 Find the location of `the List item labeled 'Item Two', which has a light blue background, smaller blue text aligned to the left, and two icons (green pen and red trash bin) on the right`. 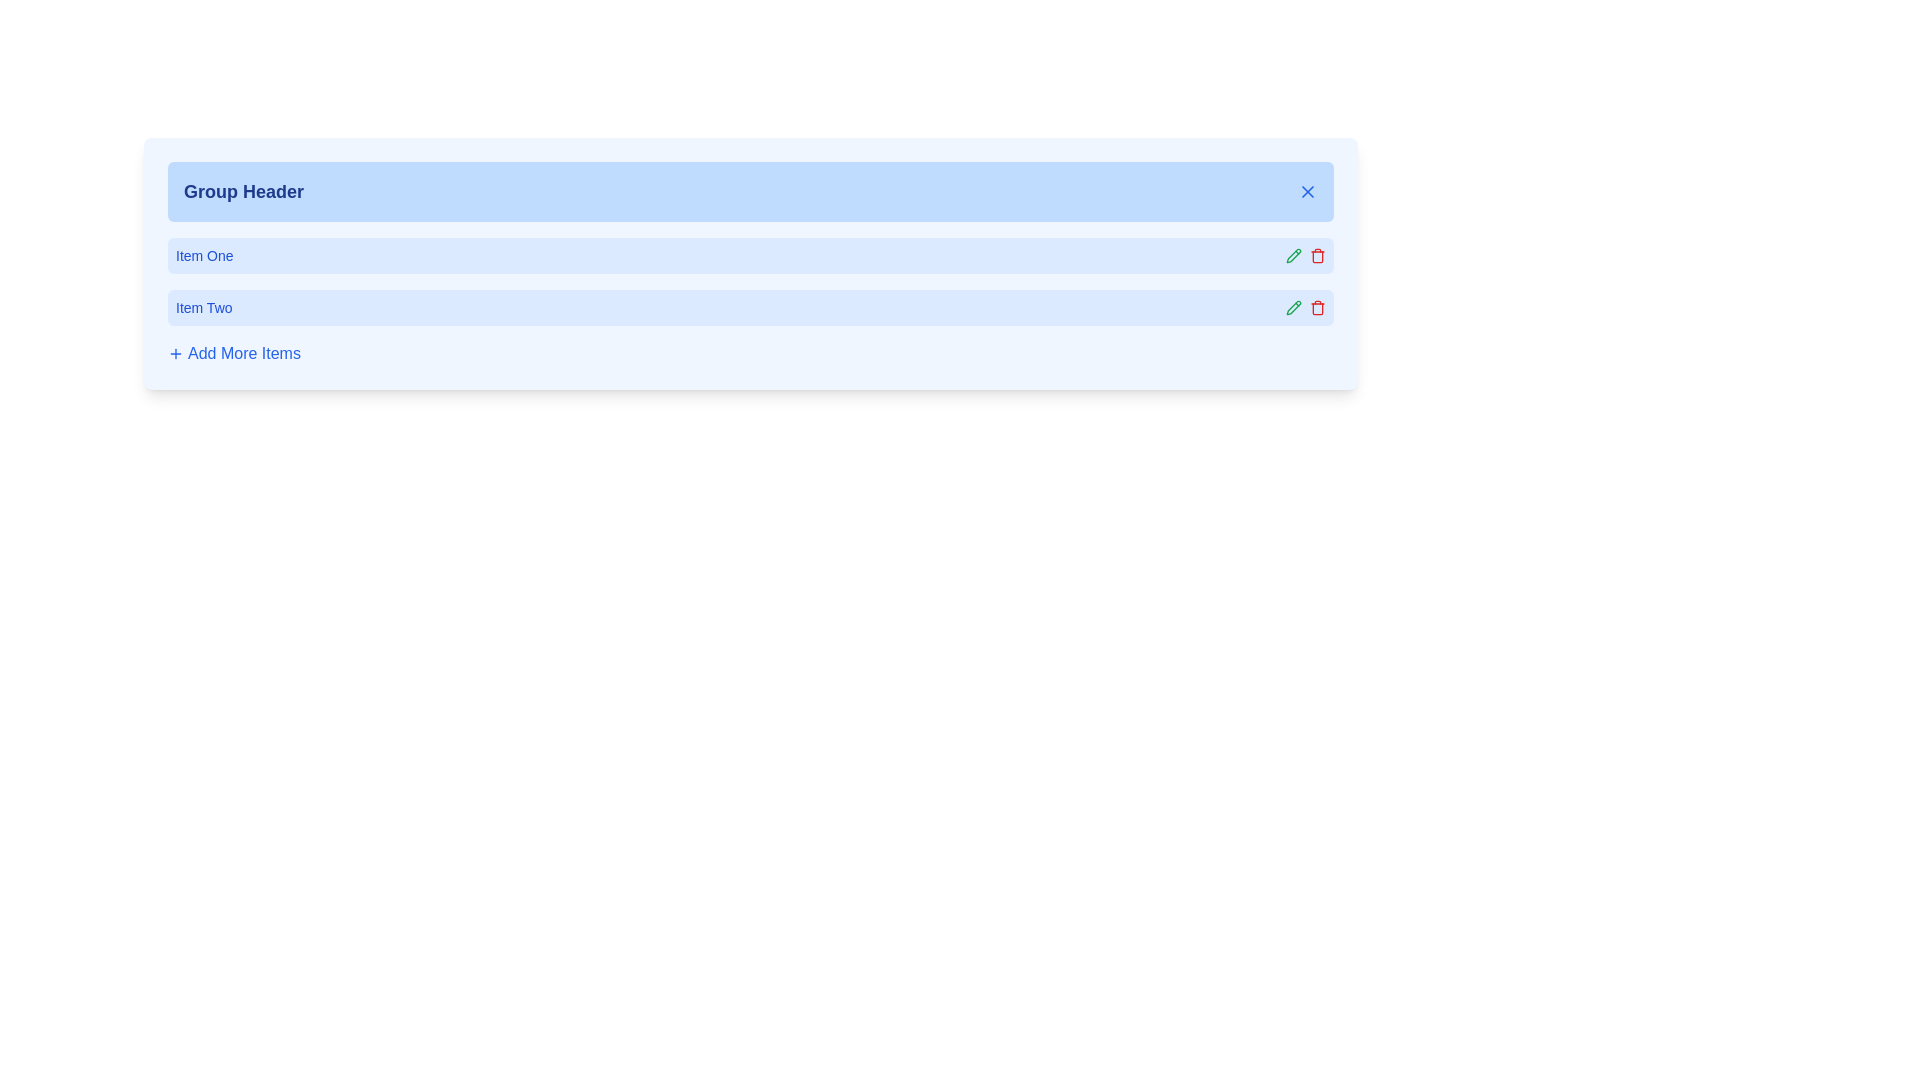

the List item labeled 'Item Two', which has a light blue background, smaller blue text aligned to the left, and two icons (green pen and red trash bin) on the right is located at coordinates (749, 308).